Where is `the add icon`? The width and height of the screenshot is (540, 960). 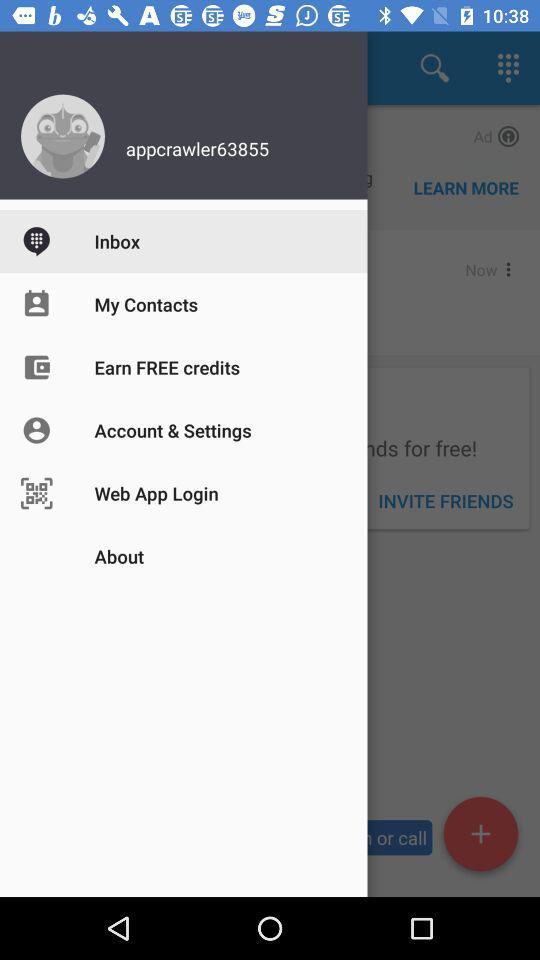
the add icon is located at coordinates (479, 837).